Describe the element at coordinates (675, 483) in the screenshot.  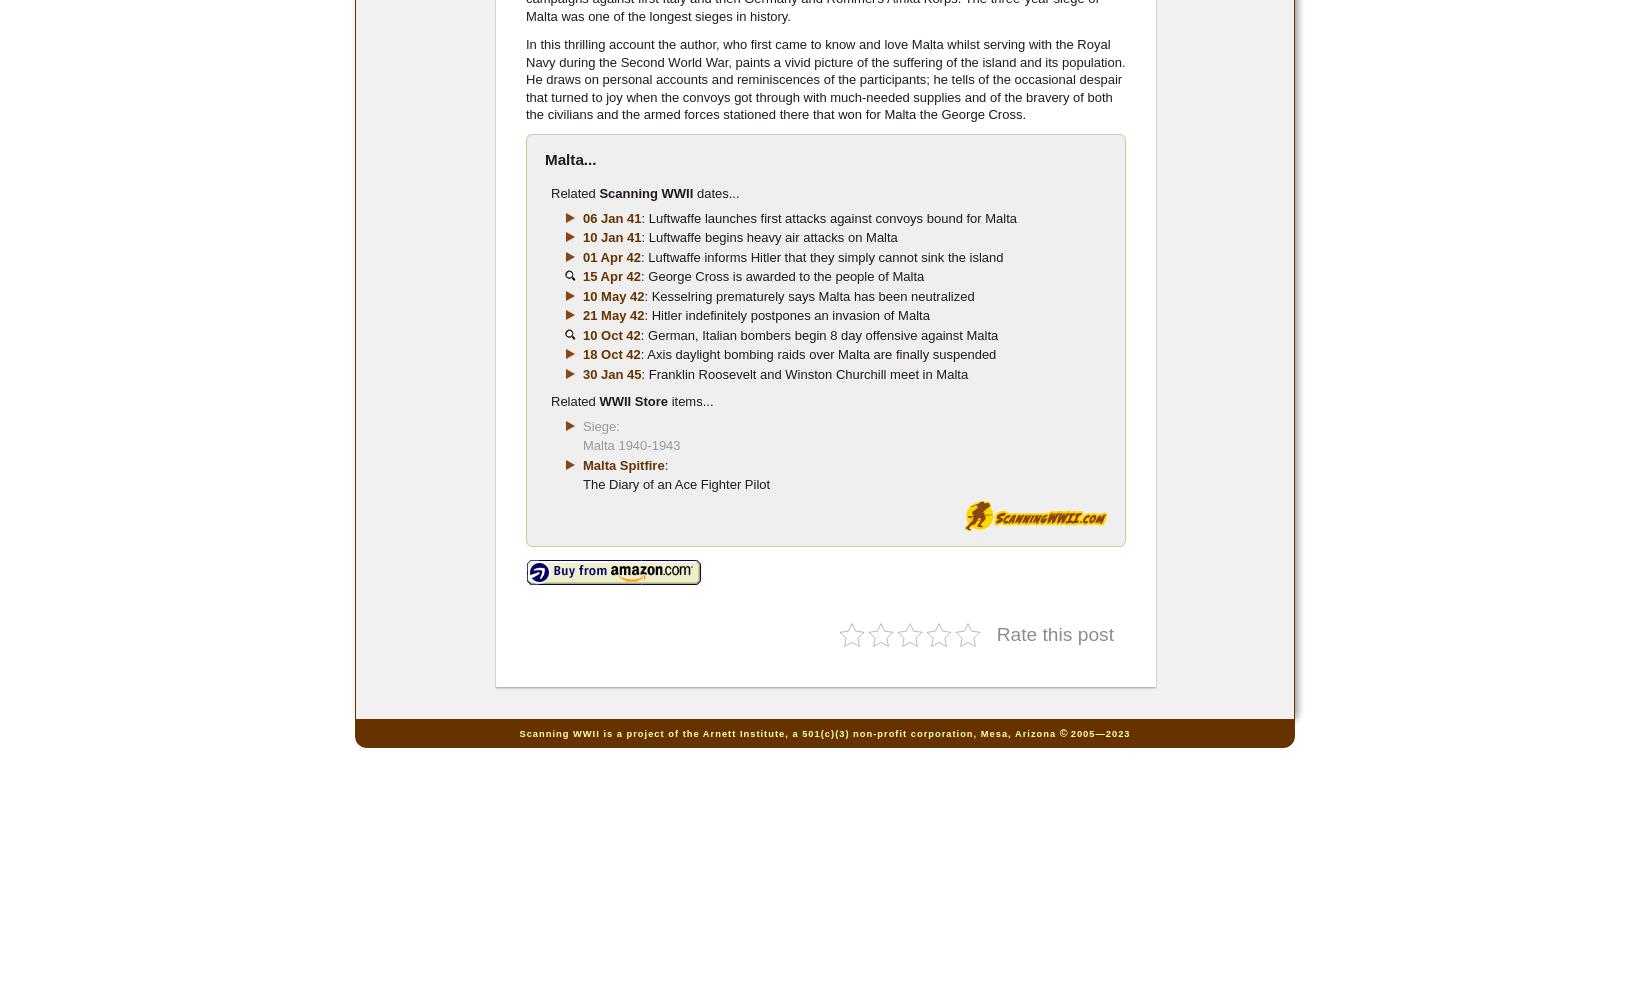
I see `'The Diary of an Ace Fighter Pilot'` at that location.